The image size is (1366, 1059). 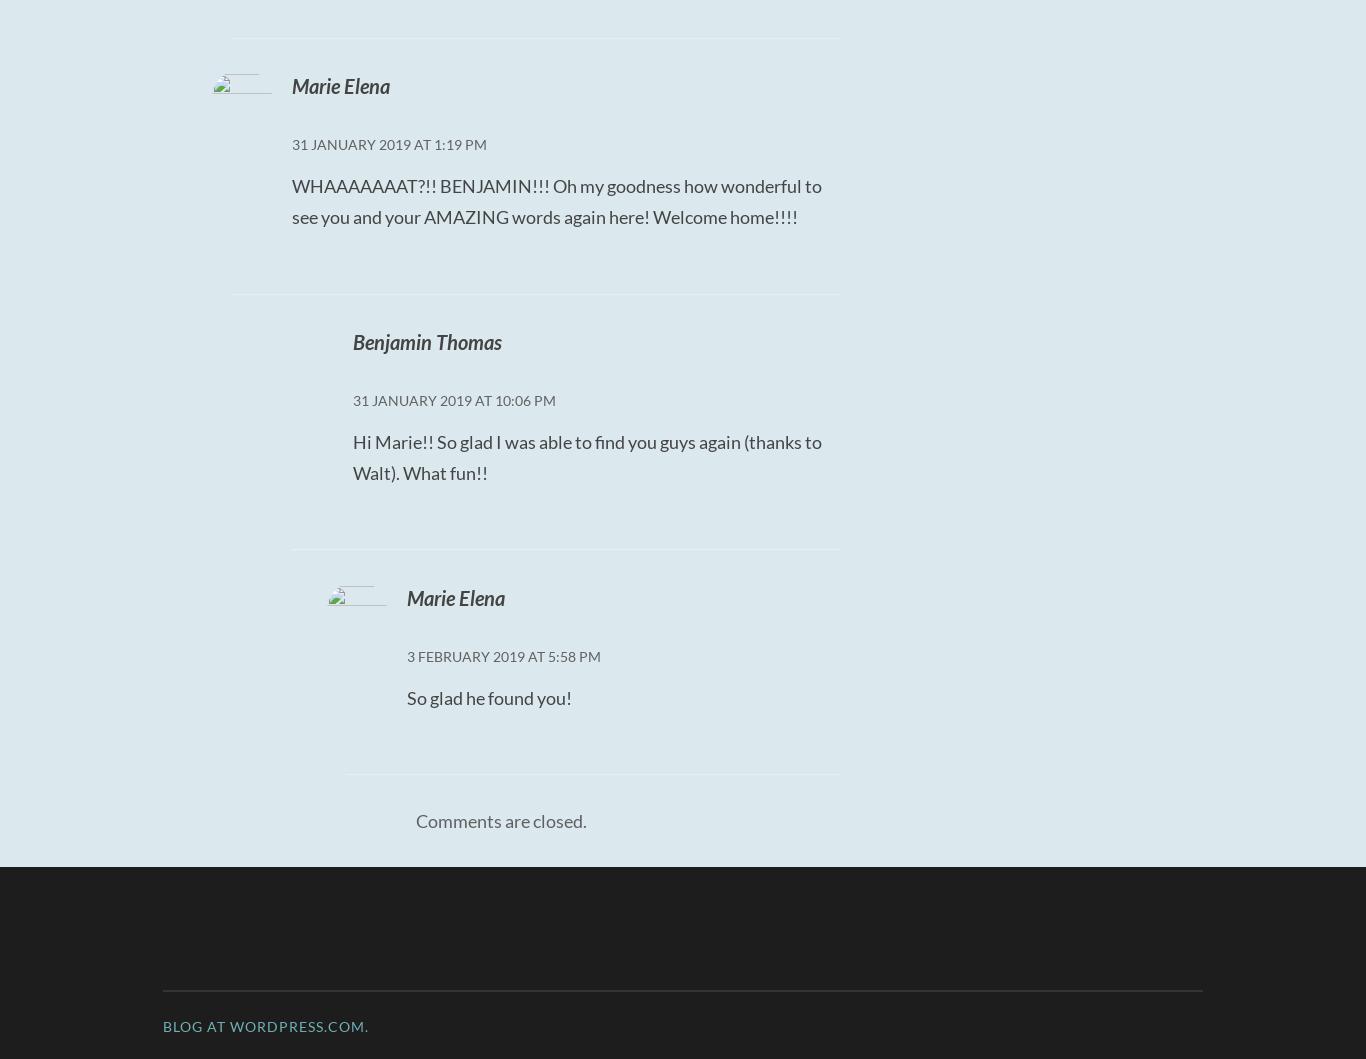 What do you see at coordinates (290, 143) in the screenshot?
I see `'31 January 2019 at 1:19 PM'` at bounding box center [290, 143].